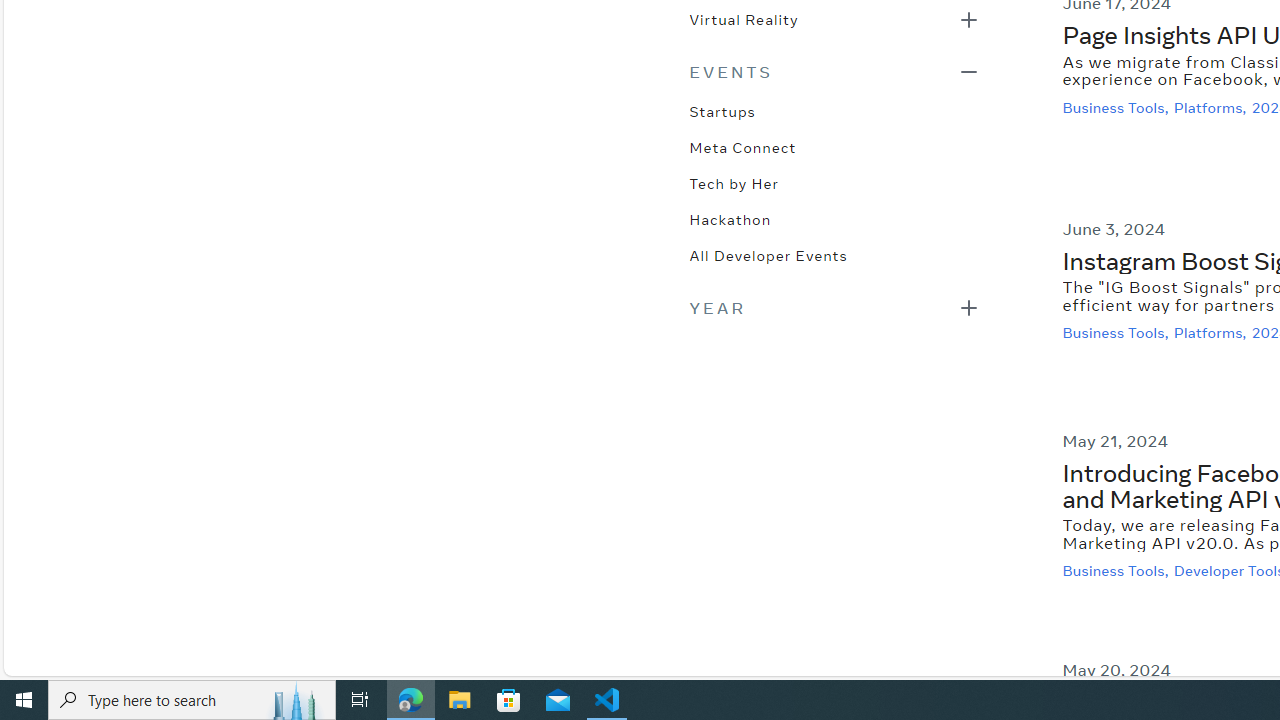  What do you see at coordinates (767, 253) in the screenshot?
I see `'All Developer Events'` at bounding box center [767, 253].